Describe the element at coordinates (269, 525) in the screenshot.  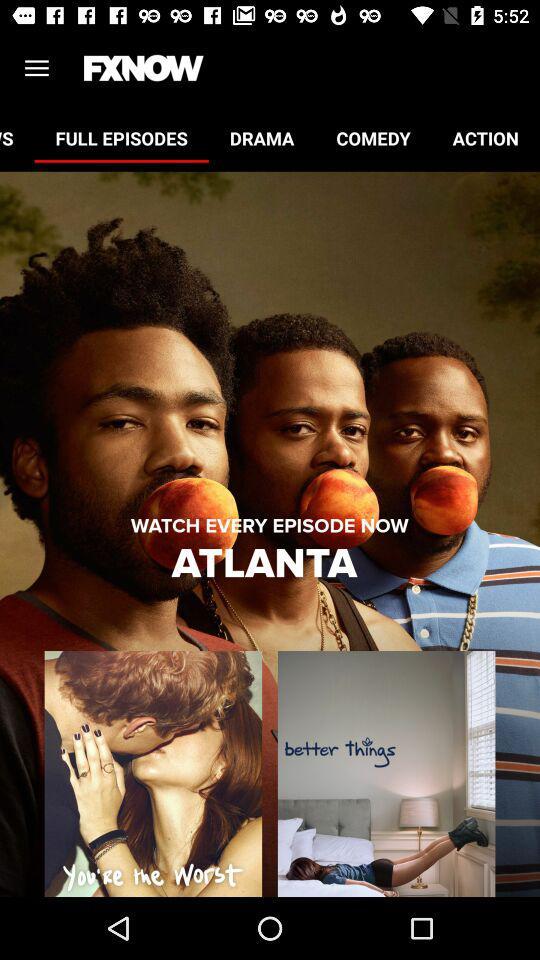
I see `the watch every episode item` at that location.